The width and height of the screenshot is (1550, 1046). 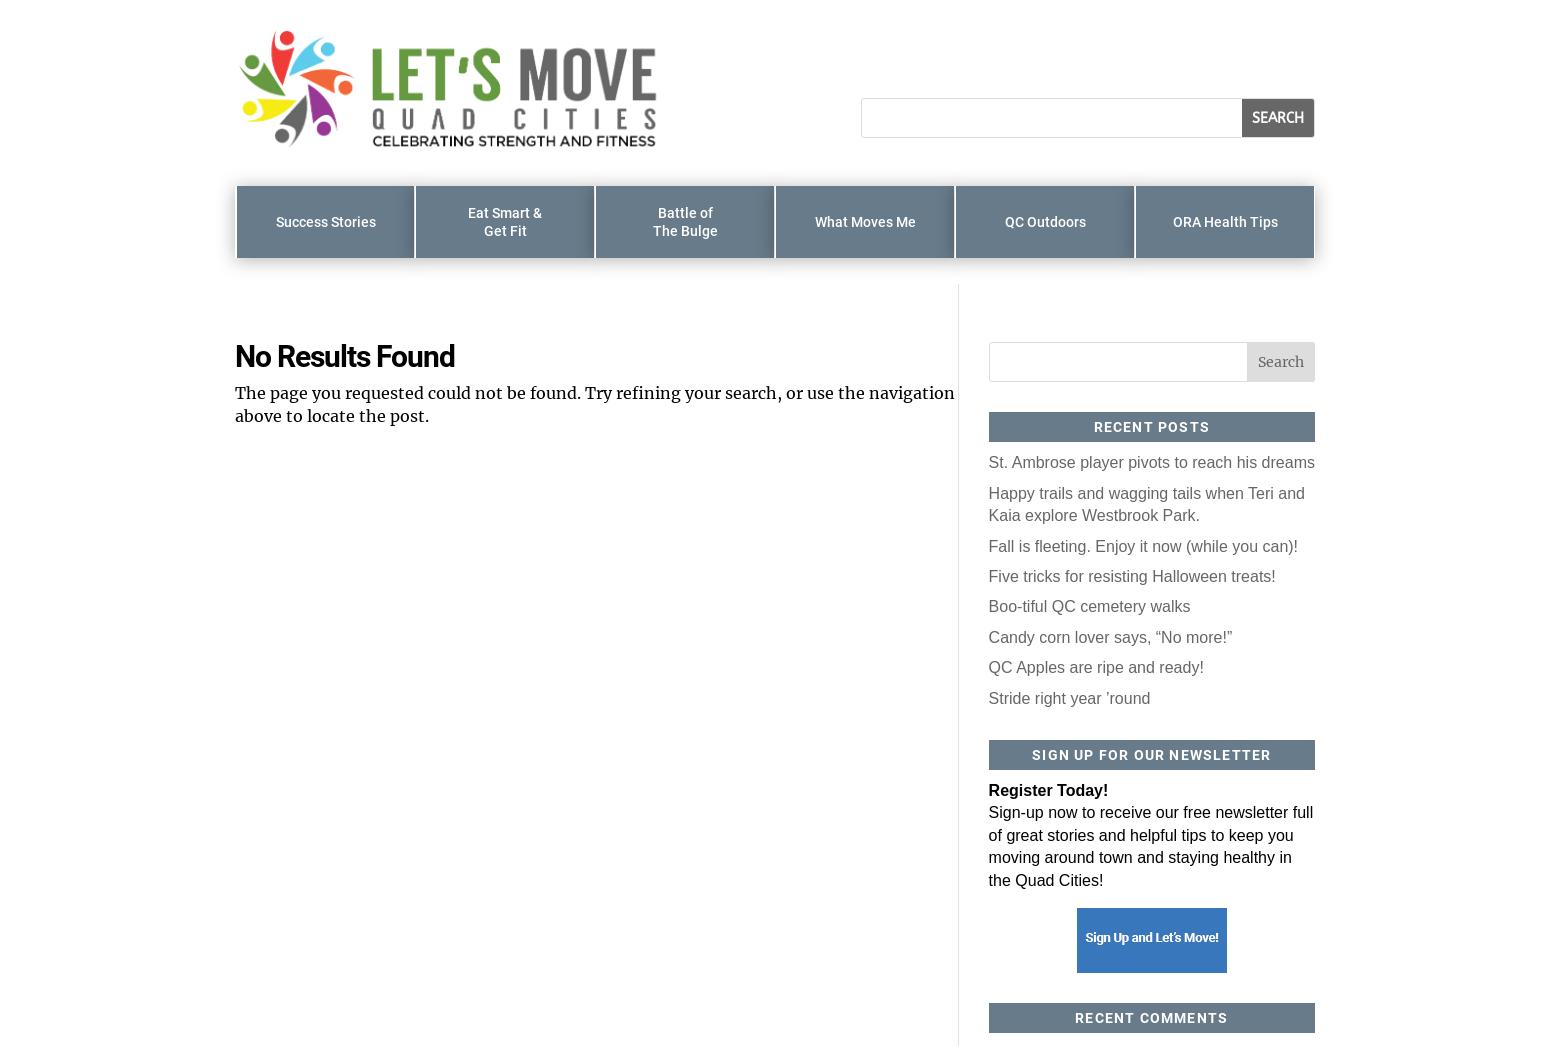 What do you see at coordinates (324, 220) in the screenshot?
I see `'Success Stories'` at bounding box center [324, 220].